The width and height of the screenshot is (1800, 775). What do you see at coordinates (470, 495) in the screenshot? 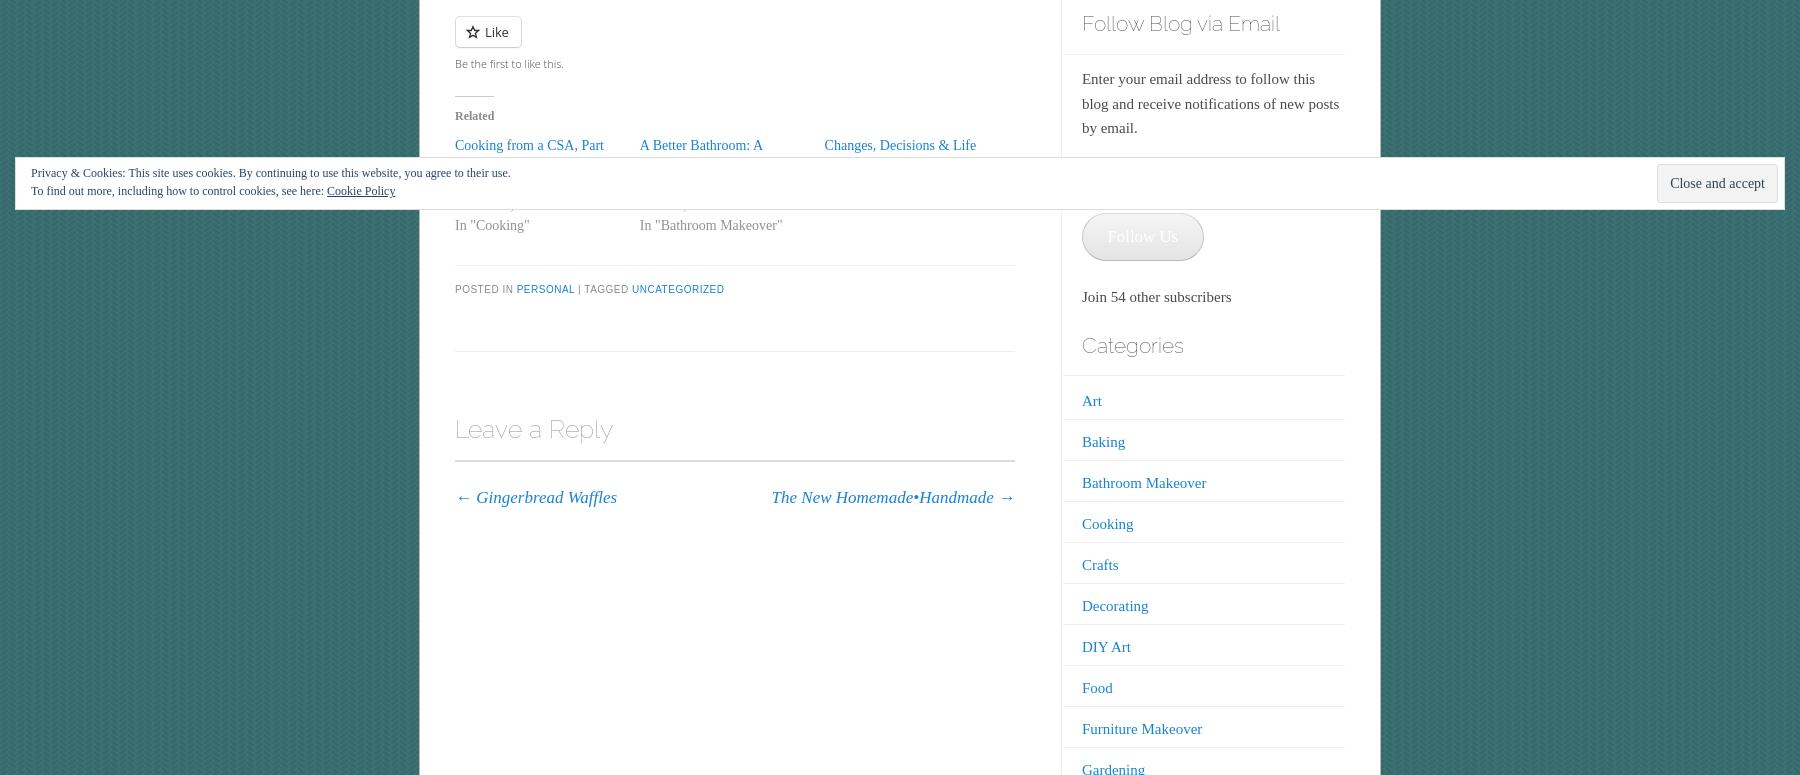
I see `'Gingerbread Waffles'` at bounding box center [470, 495].